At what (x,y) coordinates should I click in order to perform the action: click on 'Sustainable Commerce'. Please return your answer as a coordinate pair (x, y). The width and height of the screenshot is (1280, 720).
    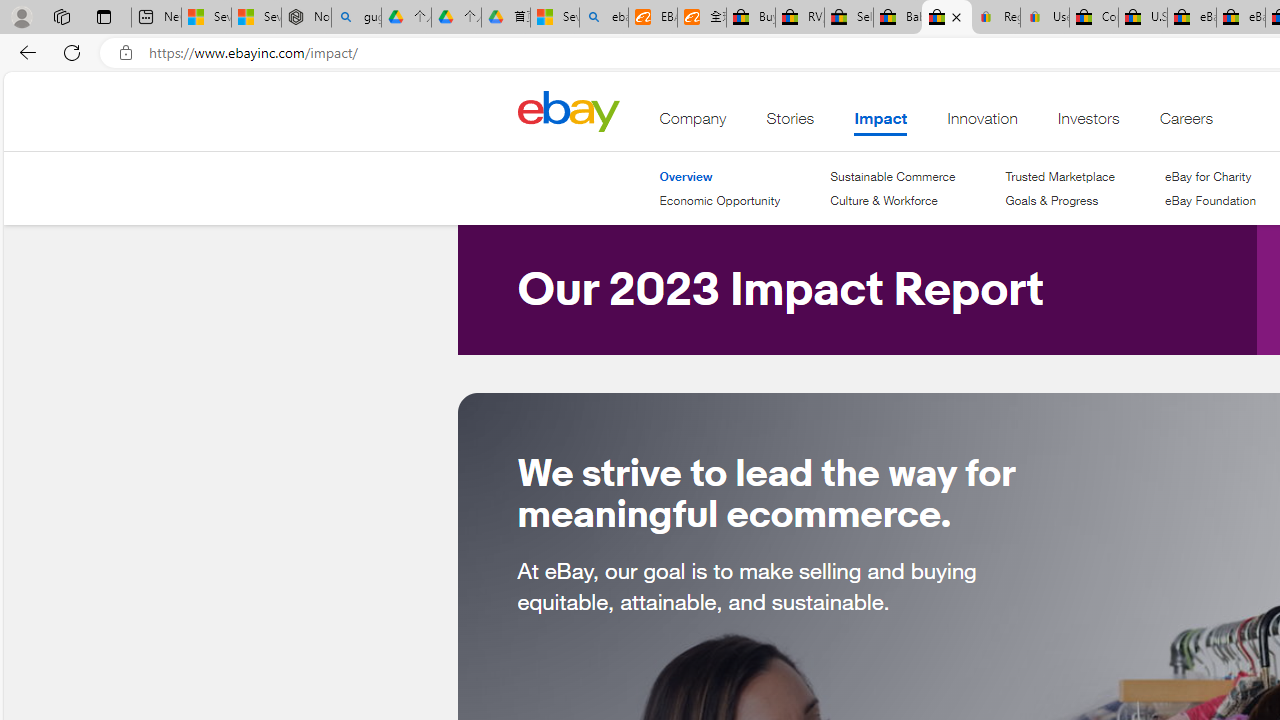
    Looking at the image, I should click on (891, 176).